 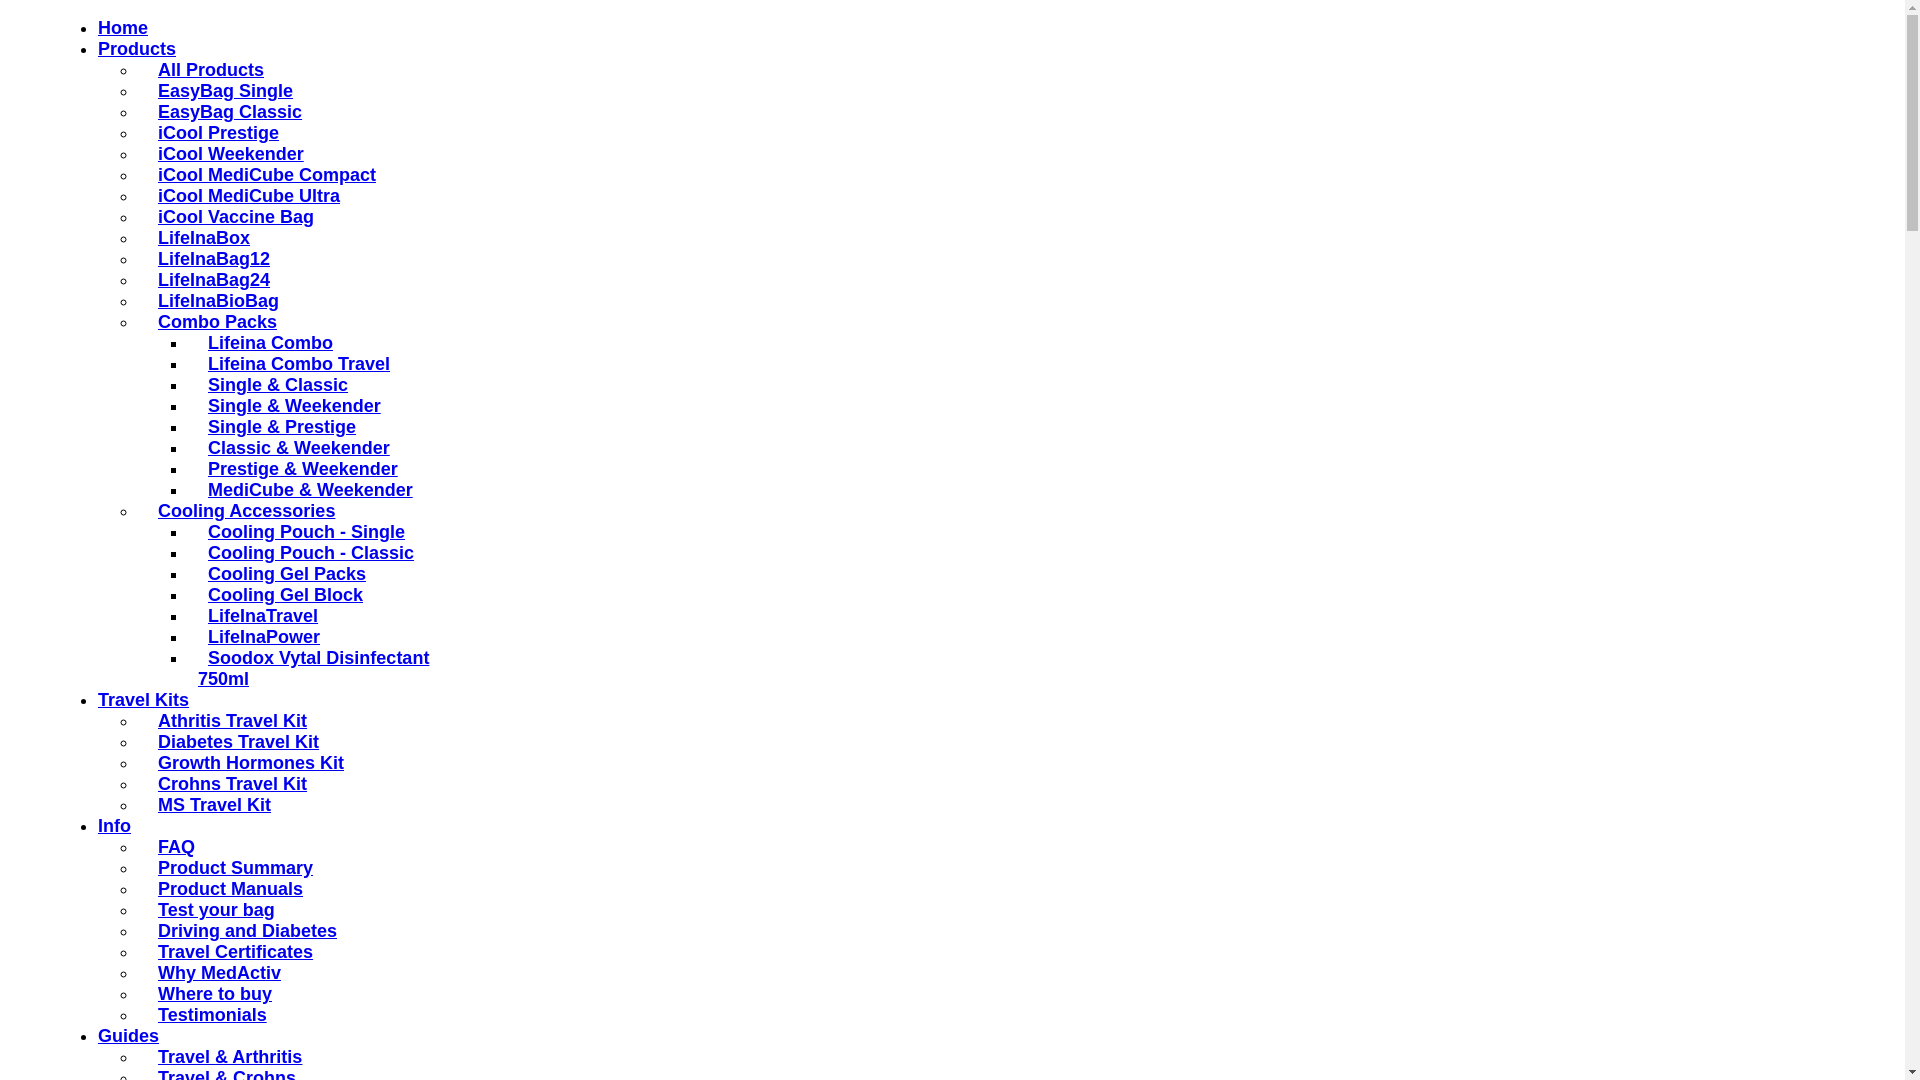 I want to click on 'Testimonials', so click(x=207, y=1014).